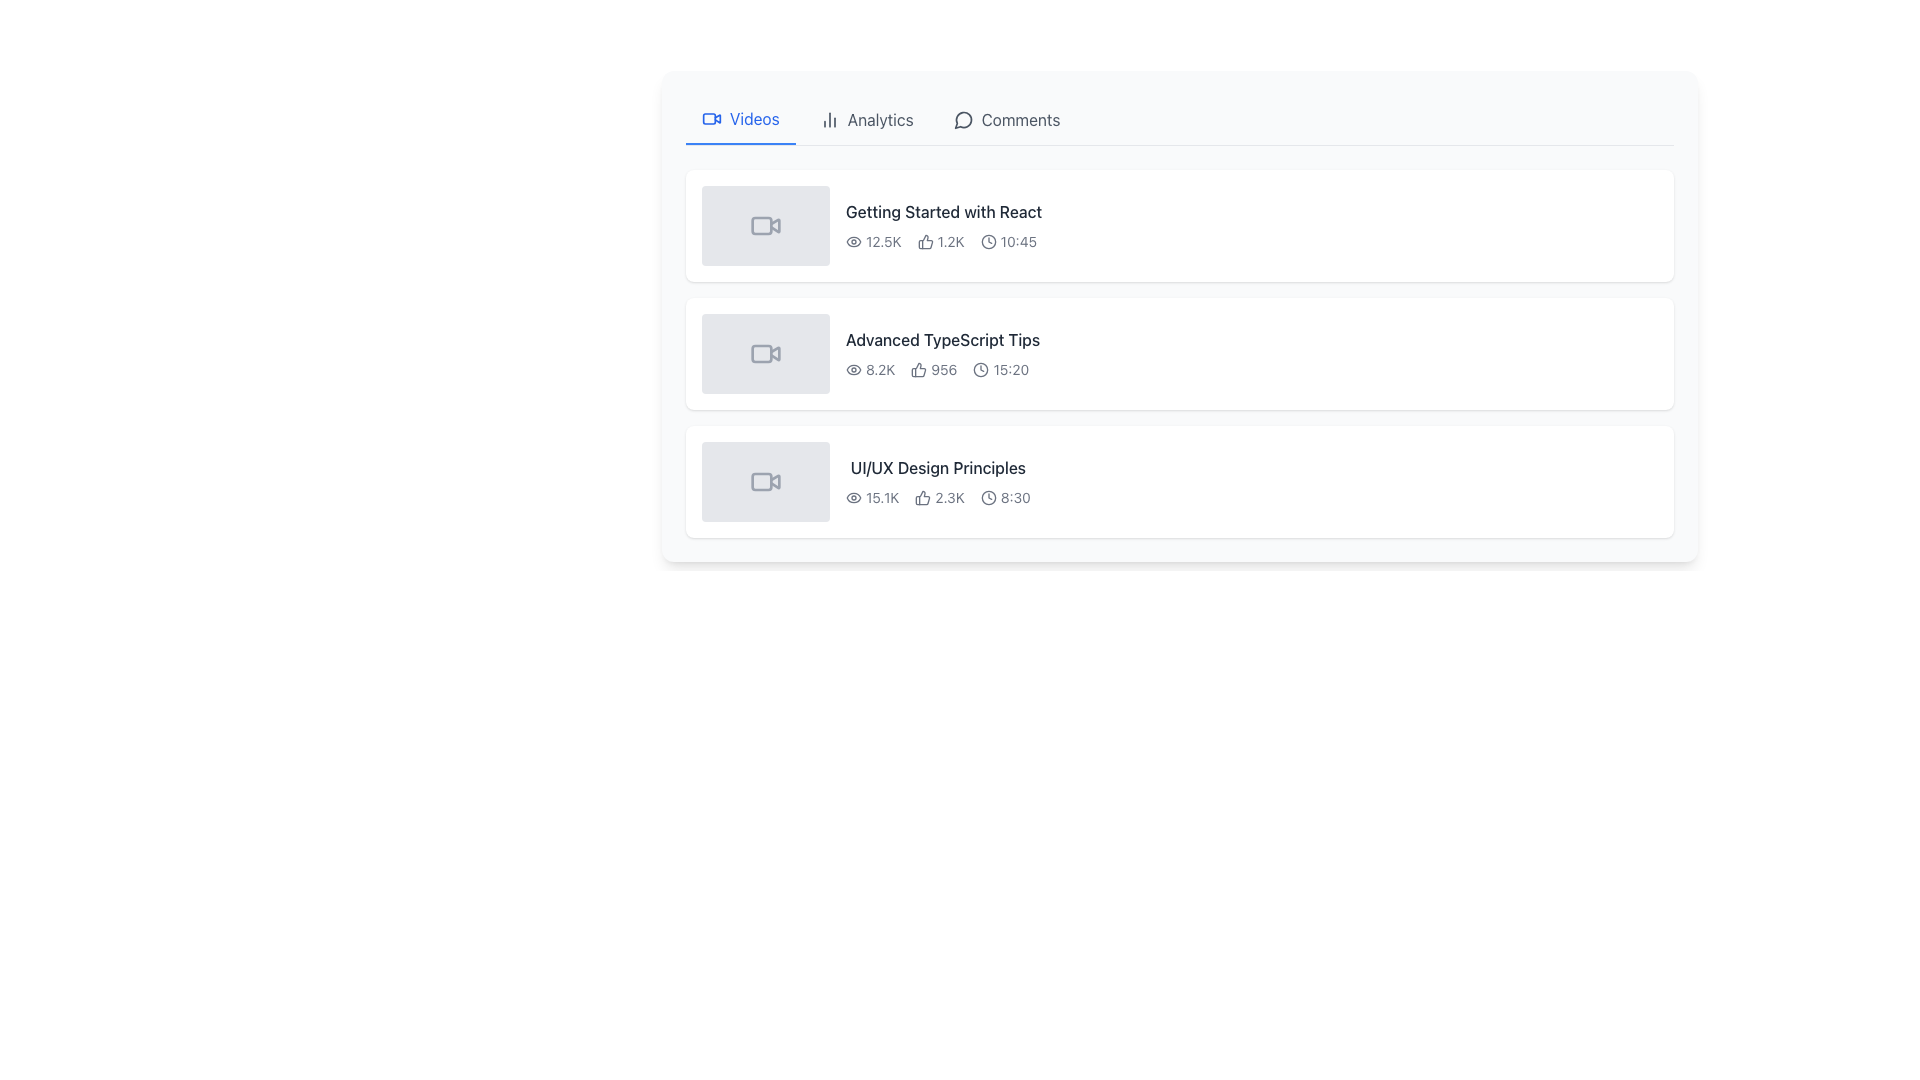  I want to click on the video title label in the second row of the video entries, so click(942, 338).